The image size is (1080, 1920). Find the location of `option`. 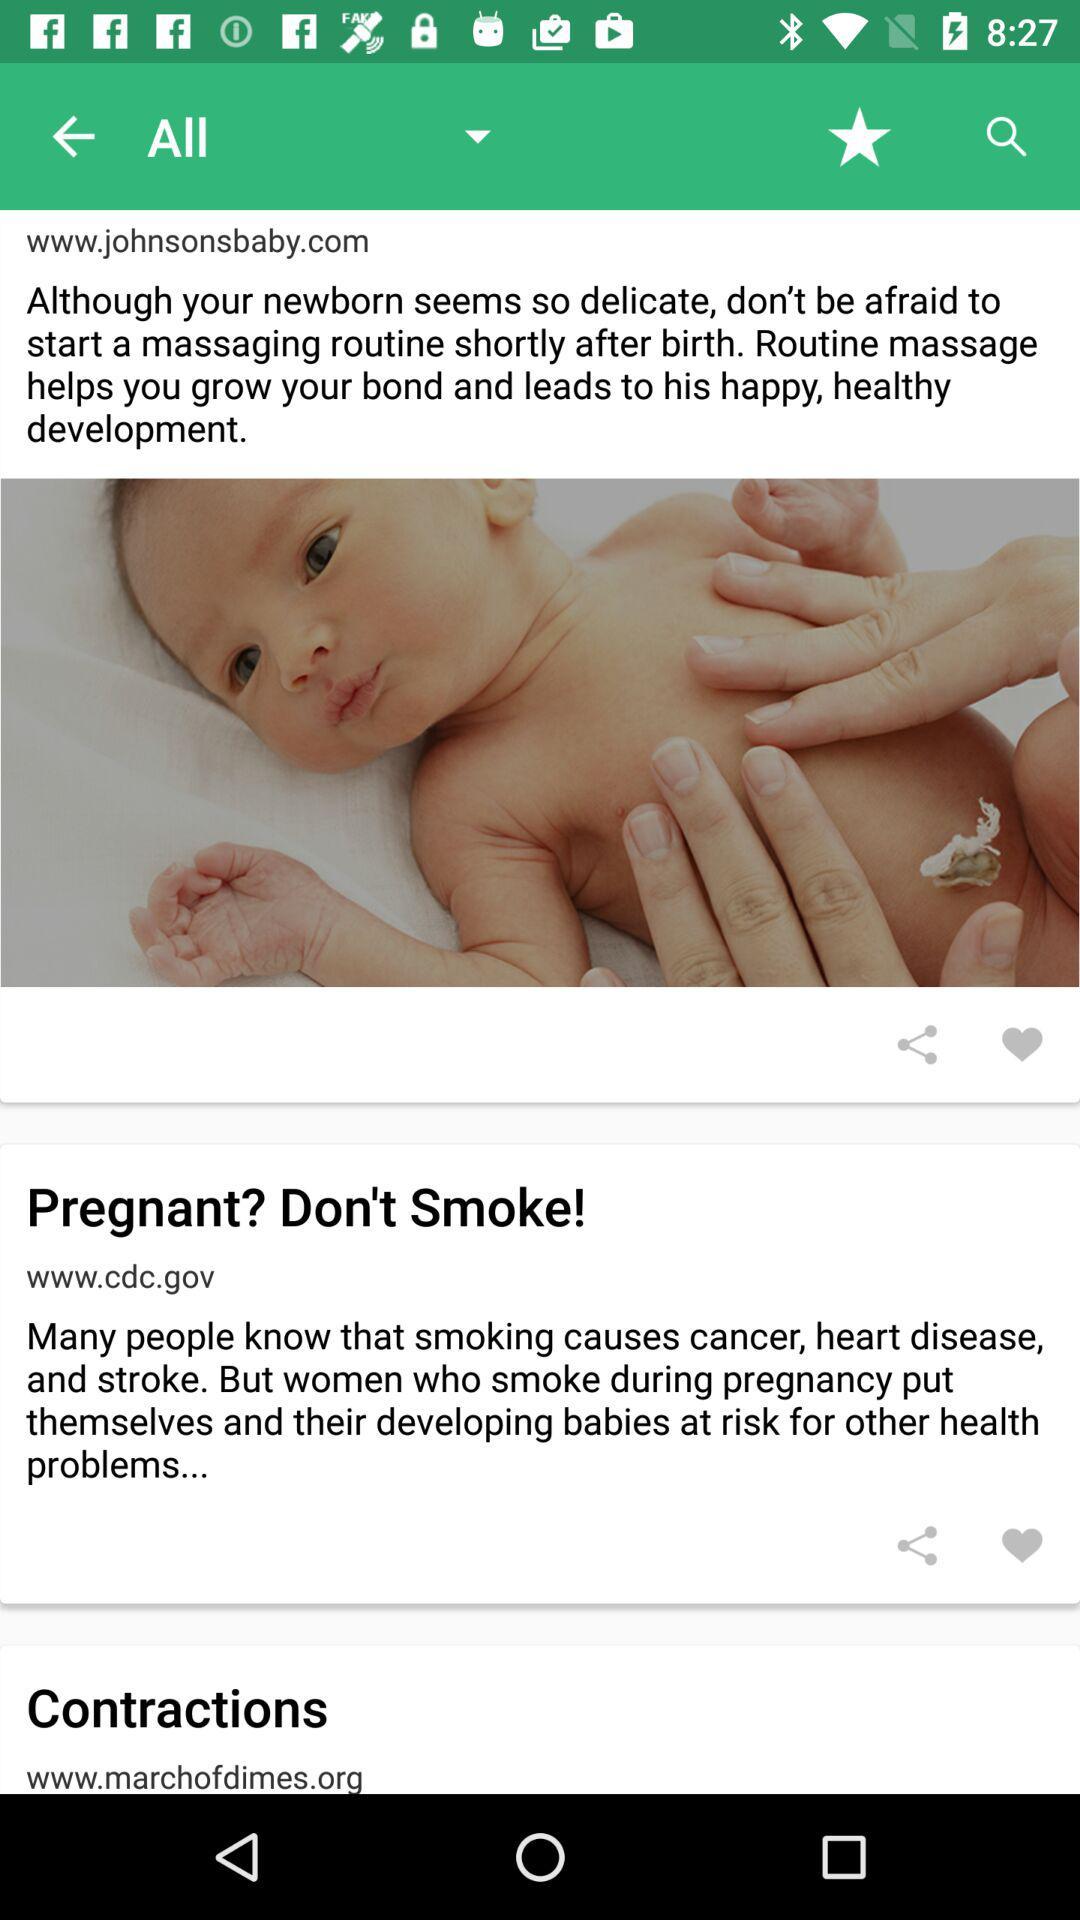

option is located at coordinates (1022, 1544).